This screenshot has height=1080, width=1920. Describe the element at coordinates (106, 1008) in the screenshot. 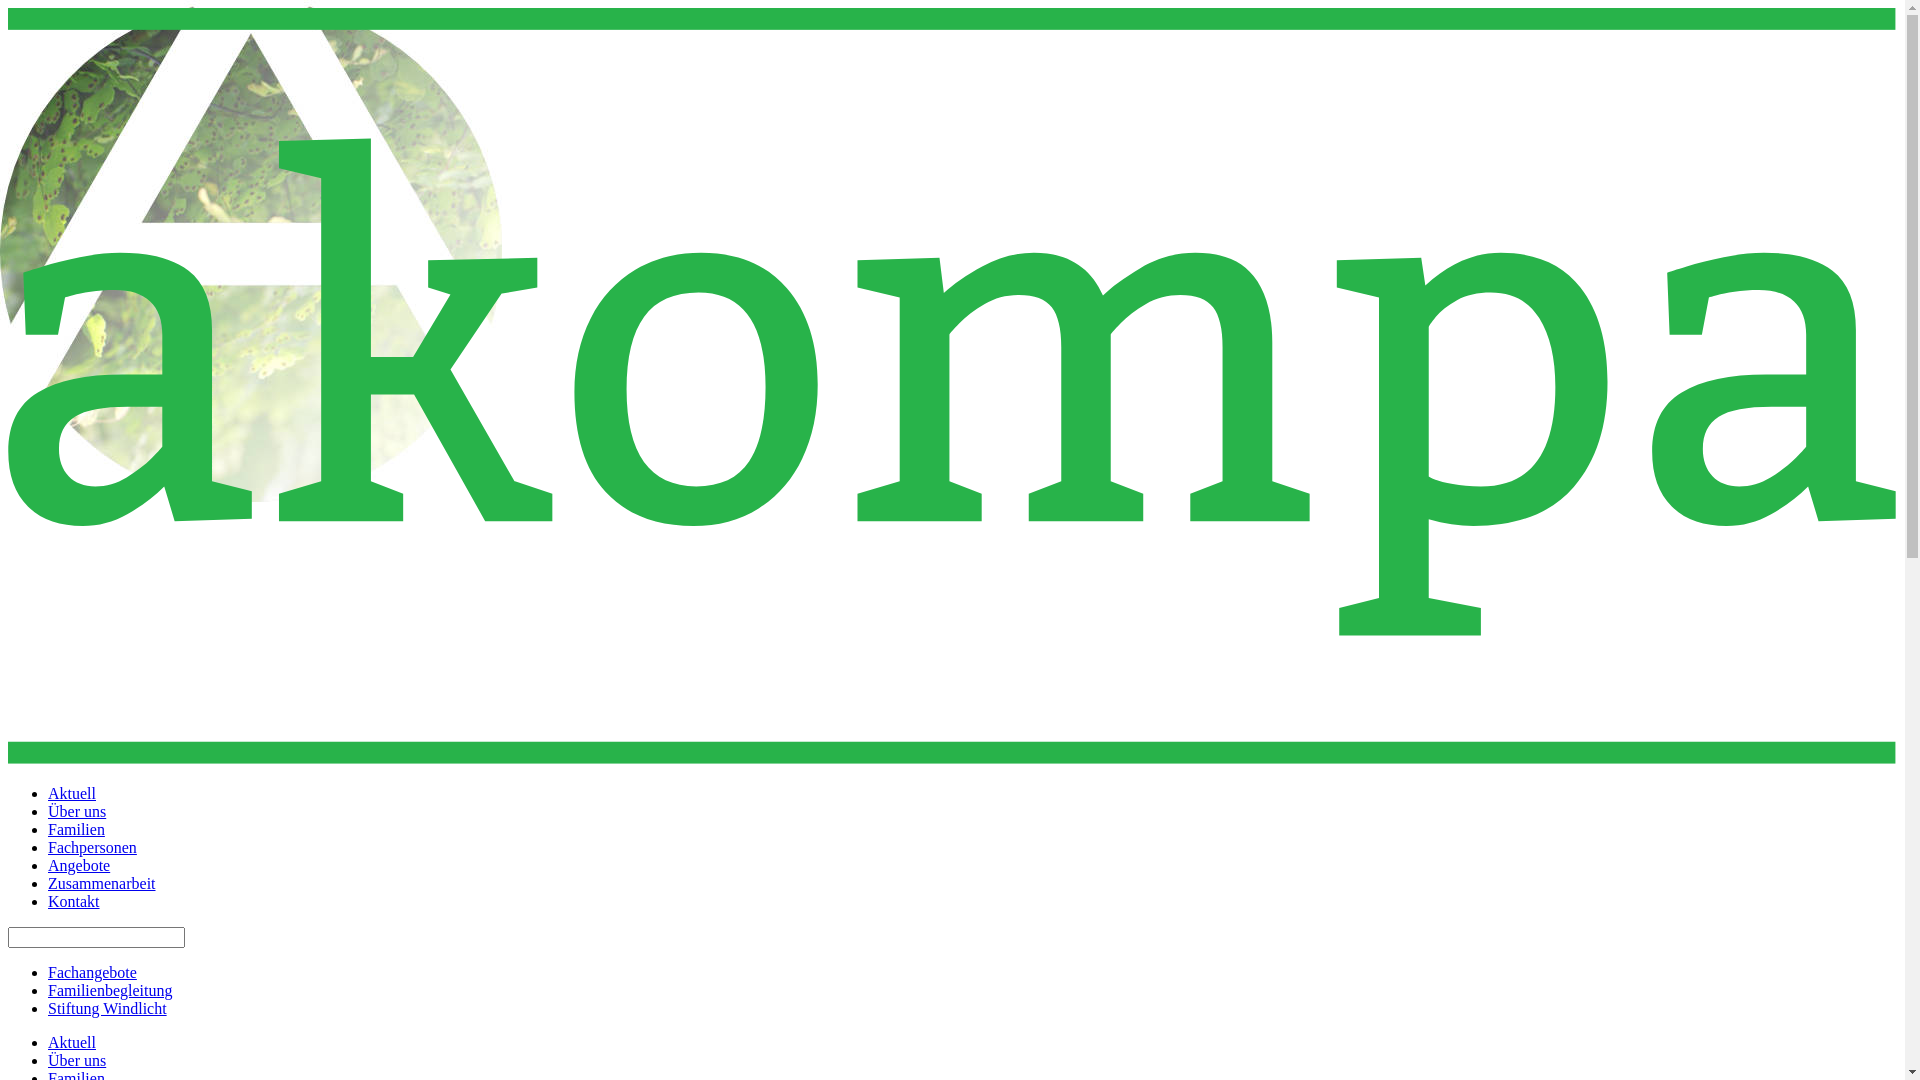

I see `'Stiftung Windlicht'` at that location.